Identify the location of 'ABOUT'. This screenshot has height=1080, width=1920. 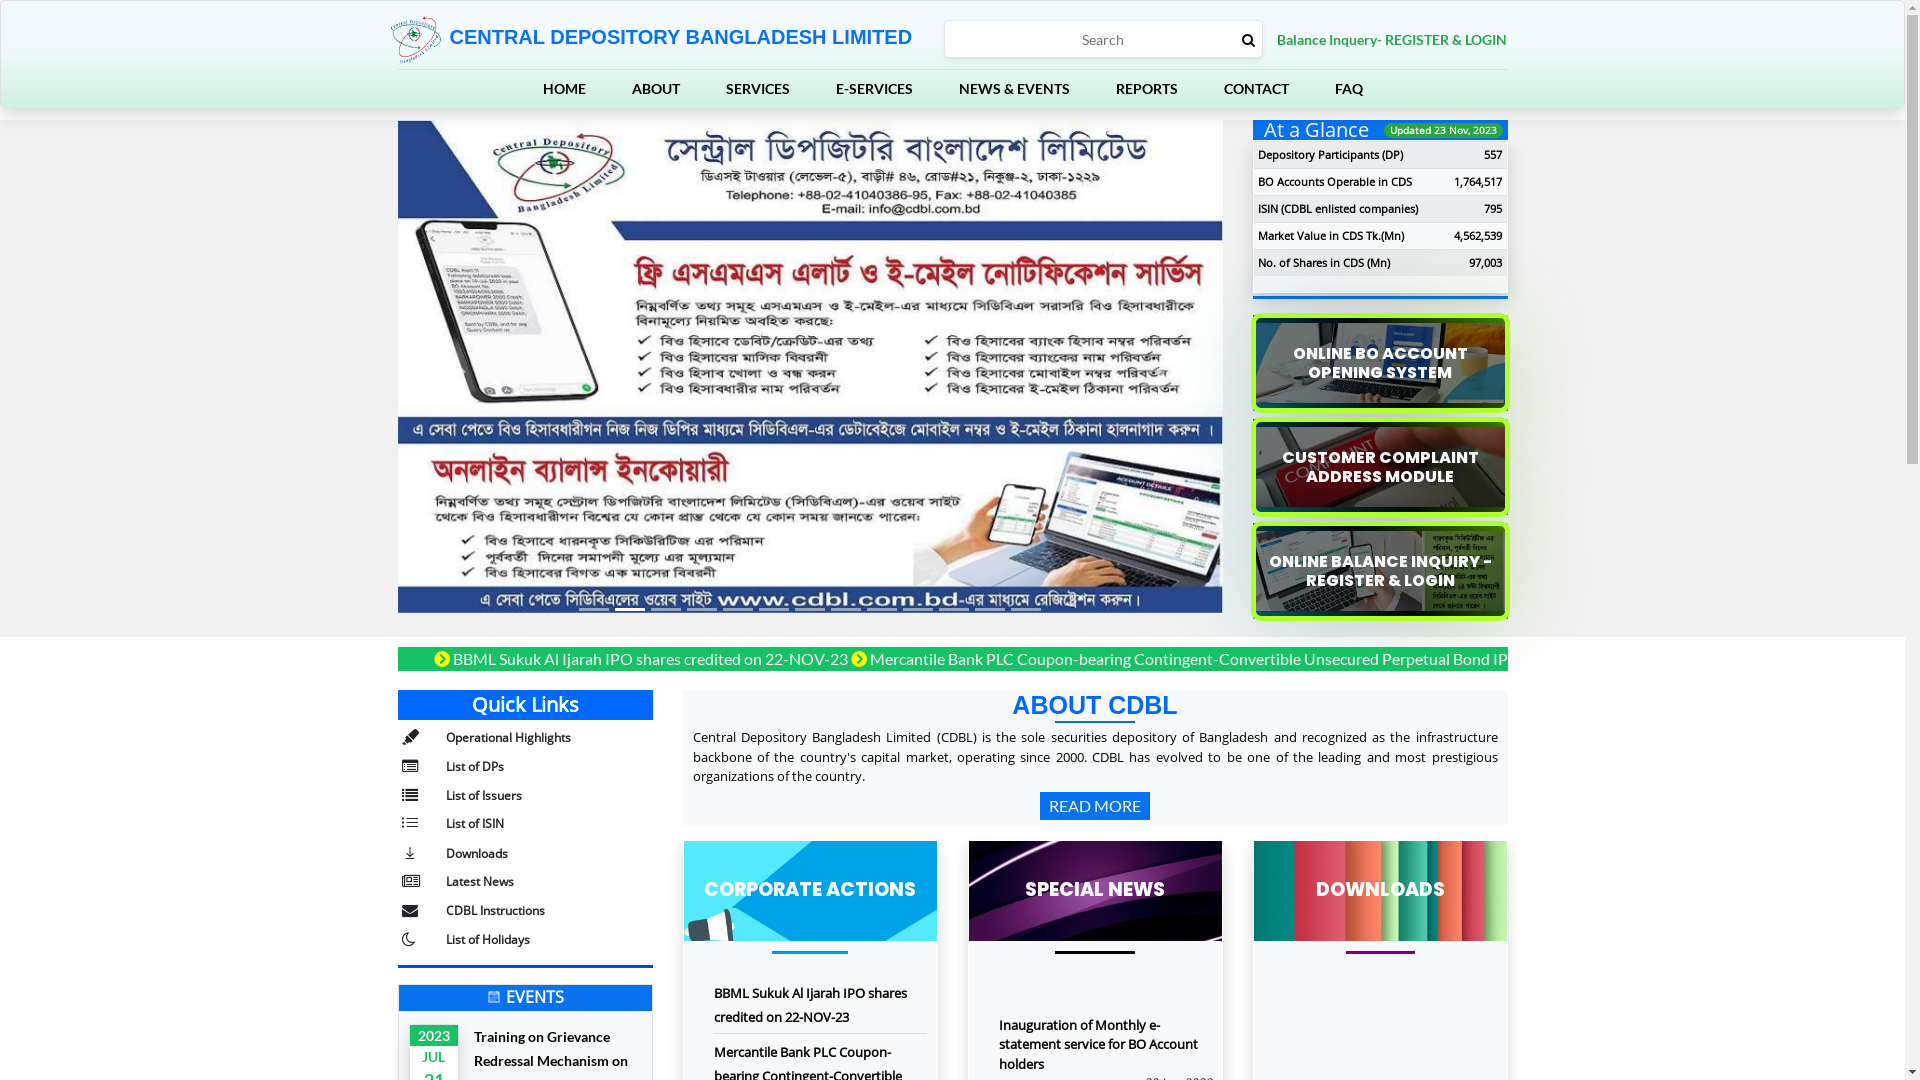
(656, 87).